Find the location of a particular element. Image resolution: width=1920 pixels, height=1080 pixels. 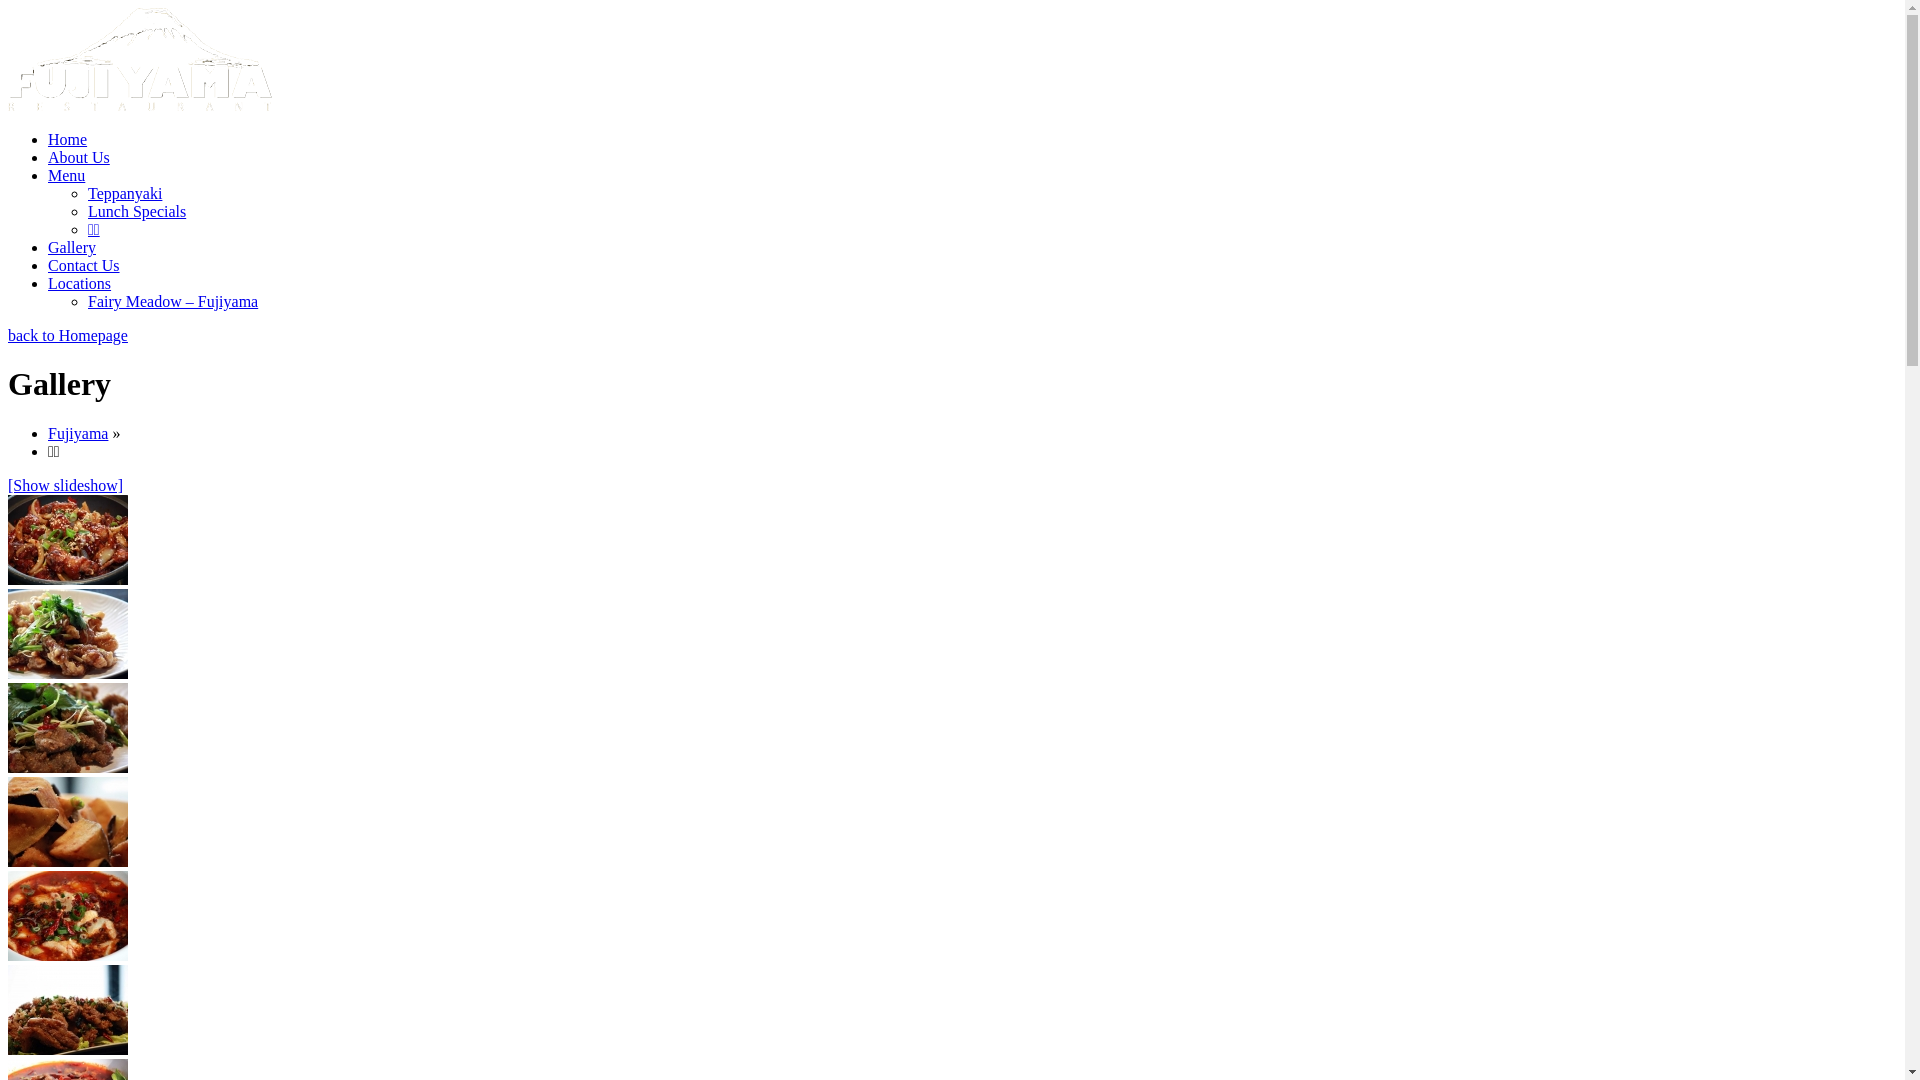

'Home' is located at coordinates (67, 138).